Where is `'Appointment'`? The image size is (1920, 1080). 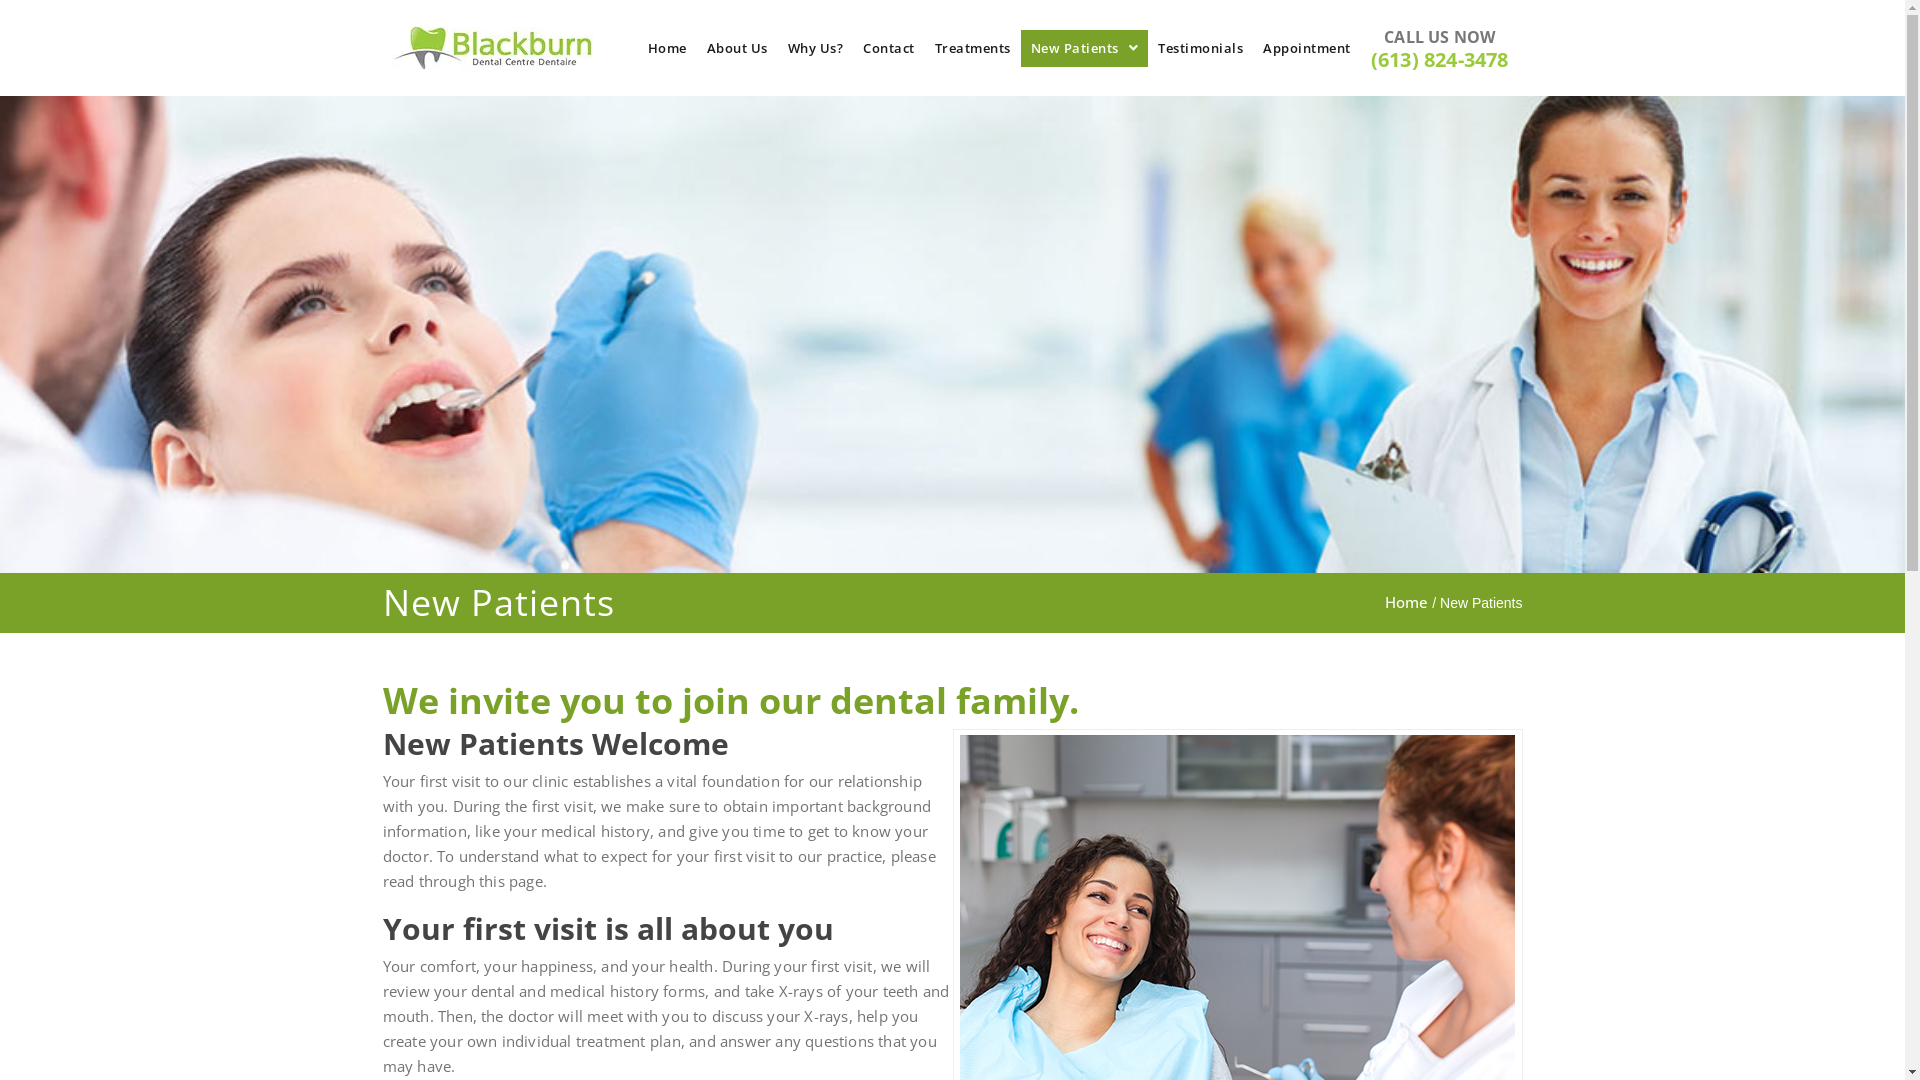
'Appointment' is located at coordinates (1306, 47).